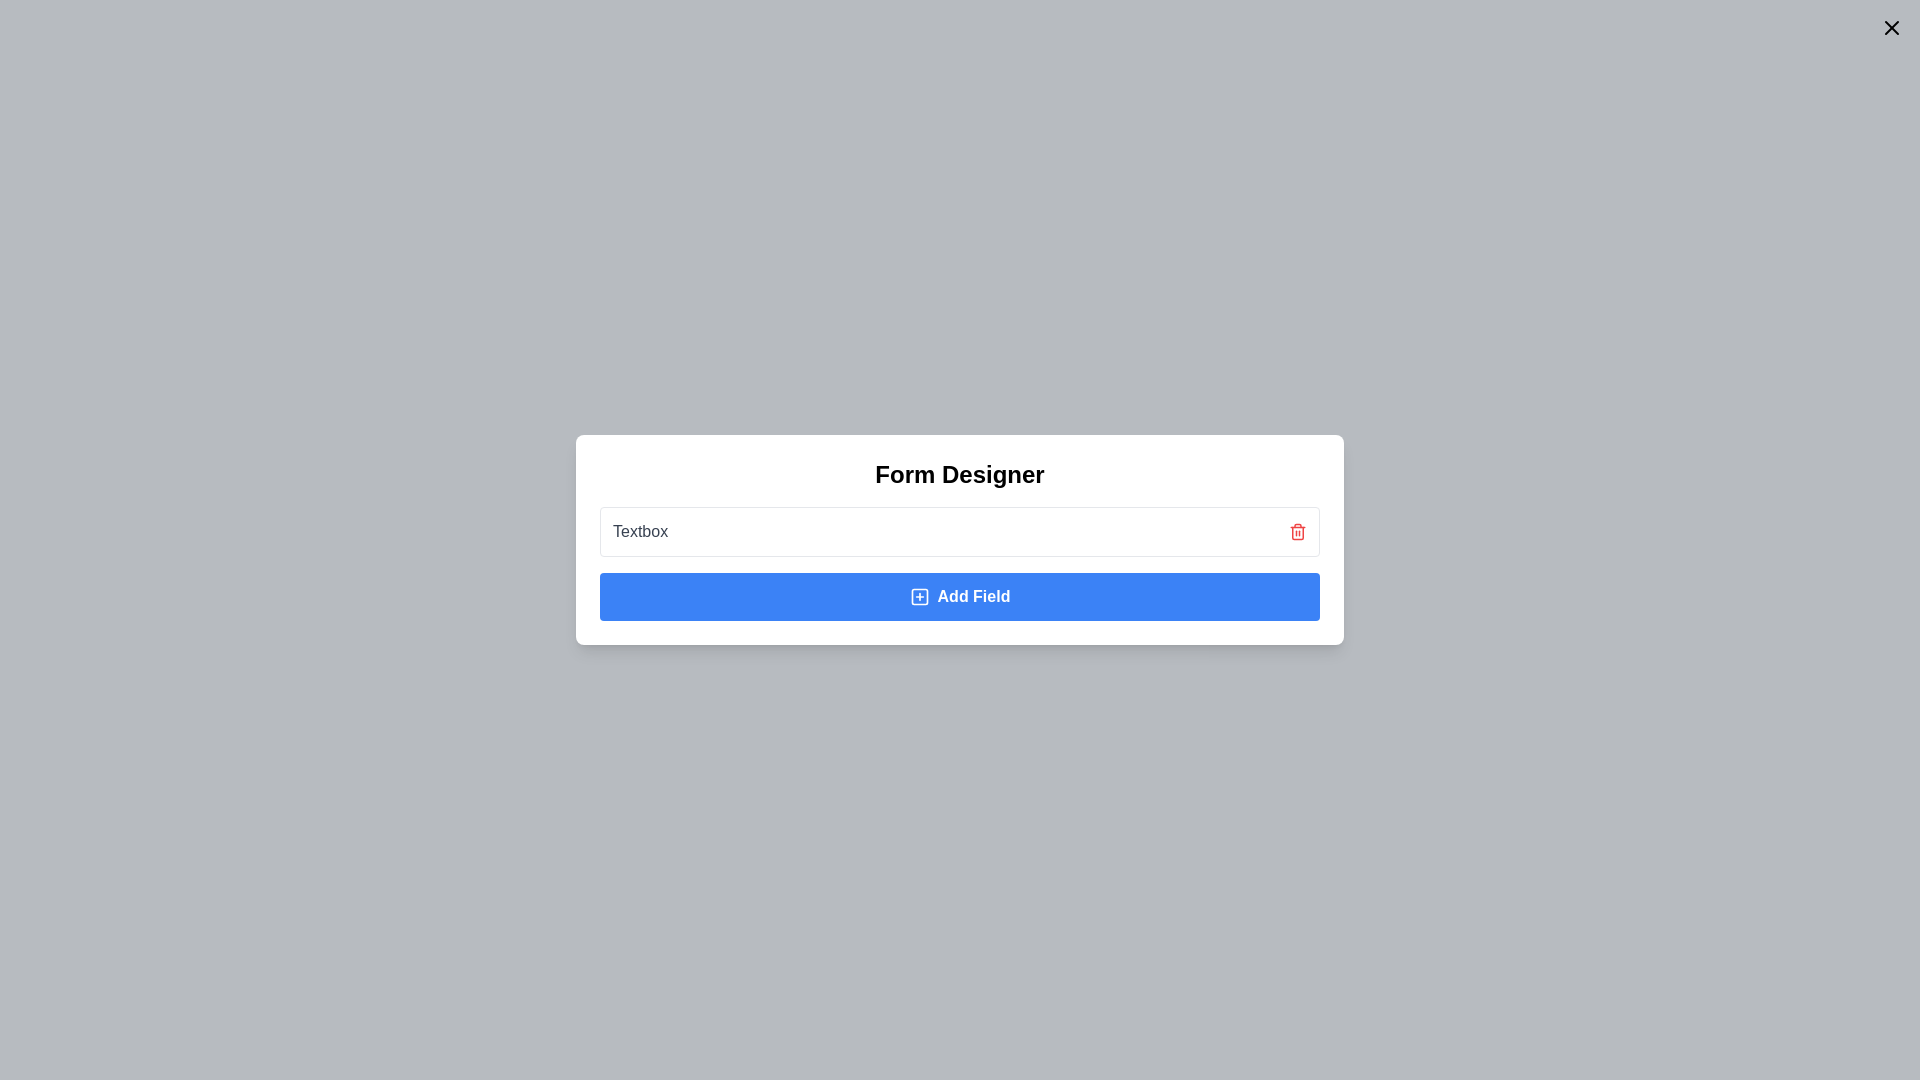  What do you see at coordinates (960, 563) in the screenshot?
I see `the compound UI component consisting of the label 'Textbox' and the blue button labeled 'Add Field' for additional interactions` at bounding box center [960, 563].